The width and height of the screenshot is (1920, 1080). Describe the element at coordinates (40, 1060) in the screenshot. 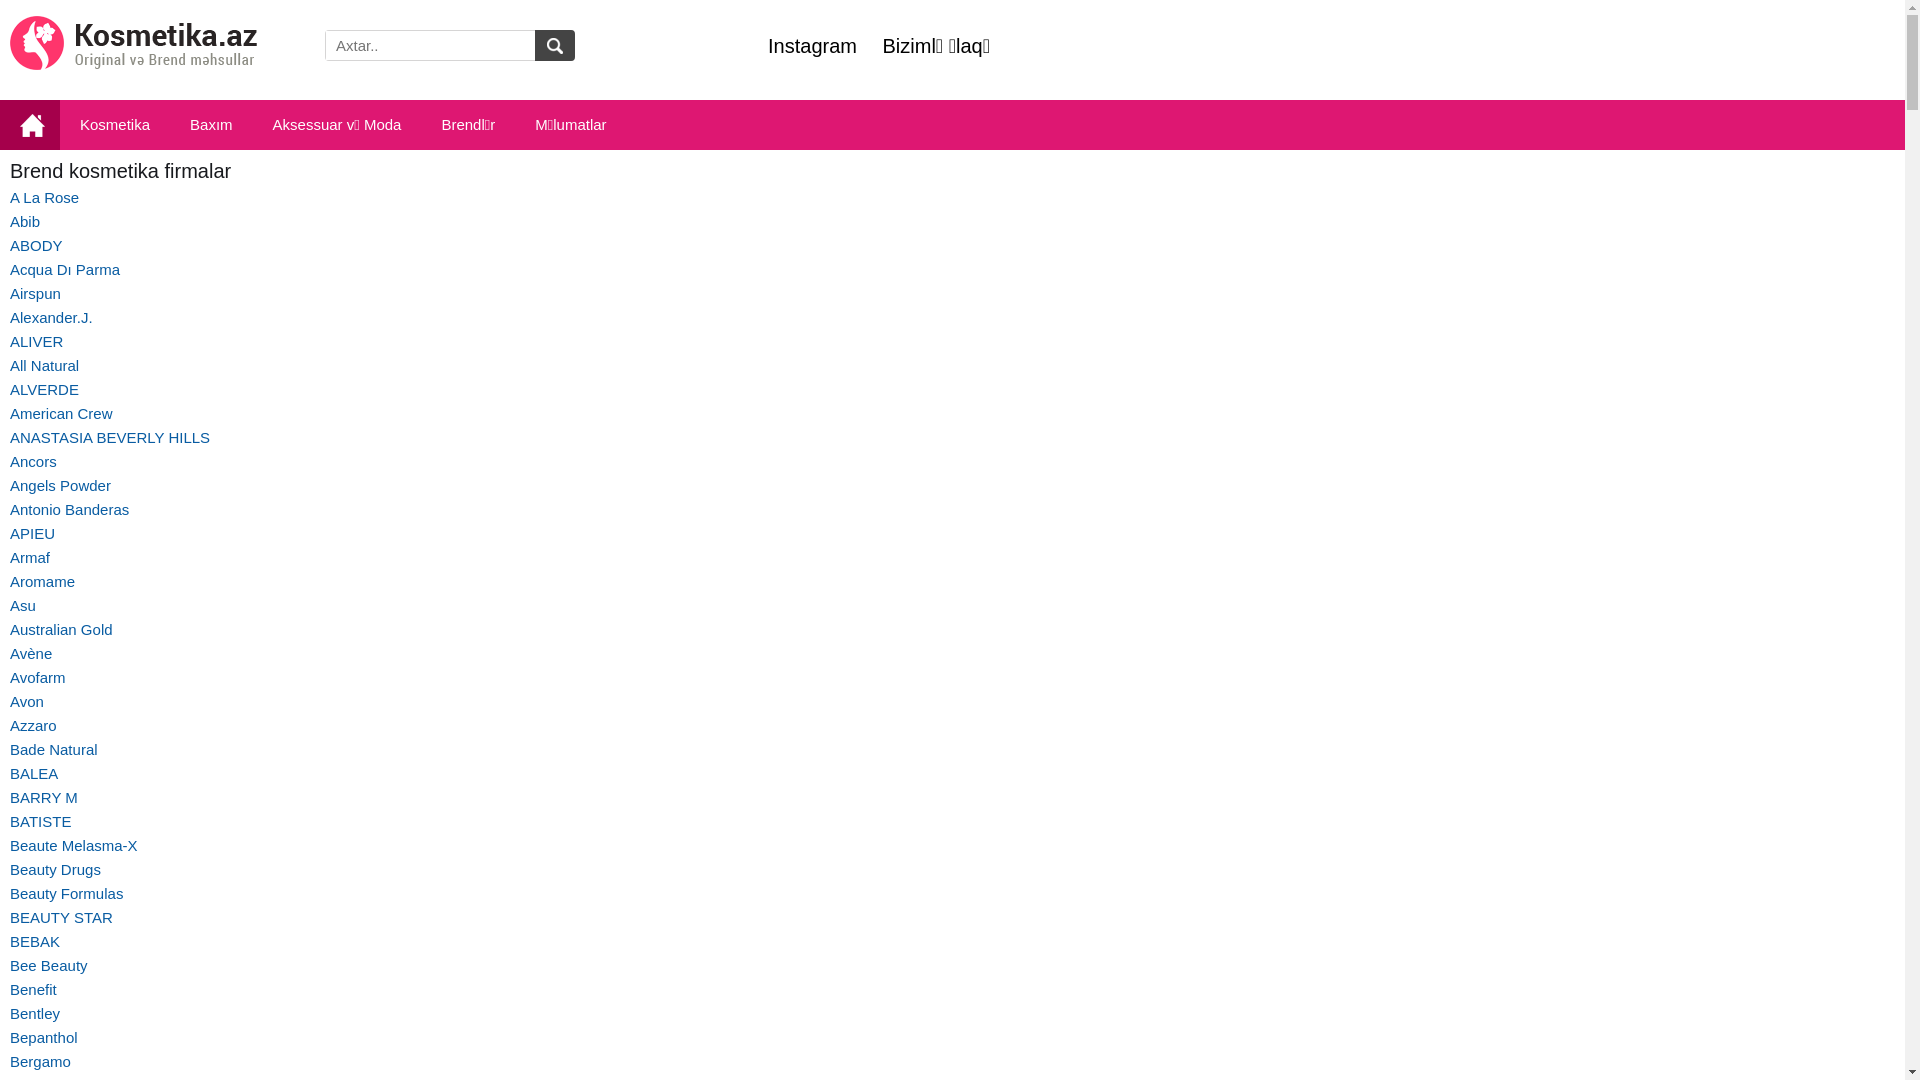

I see `'Bergamo'` at that location.